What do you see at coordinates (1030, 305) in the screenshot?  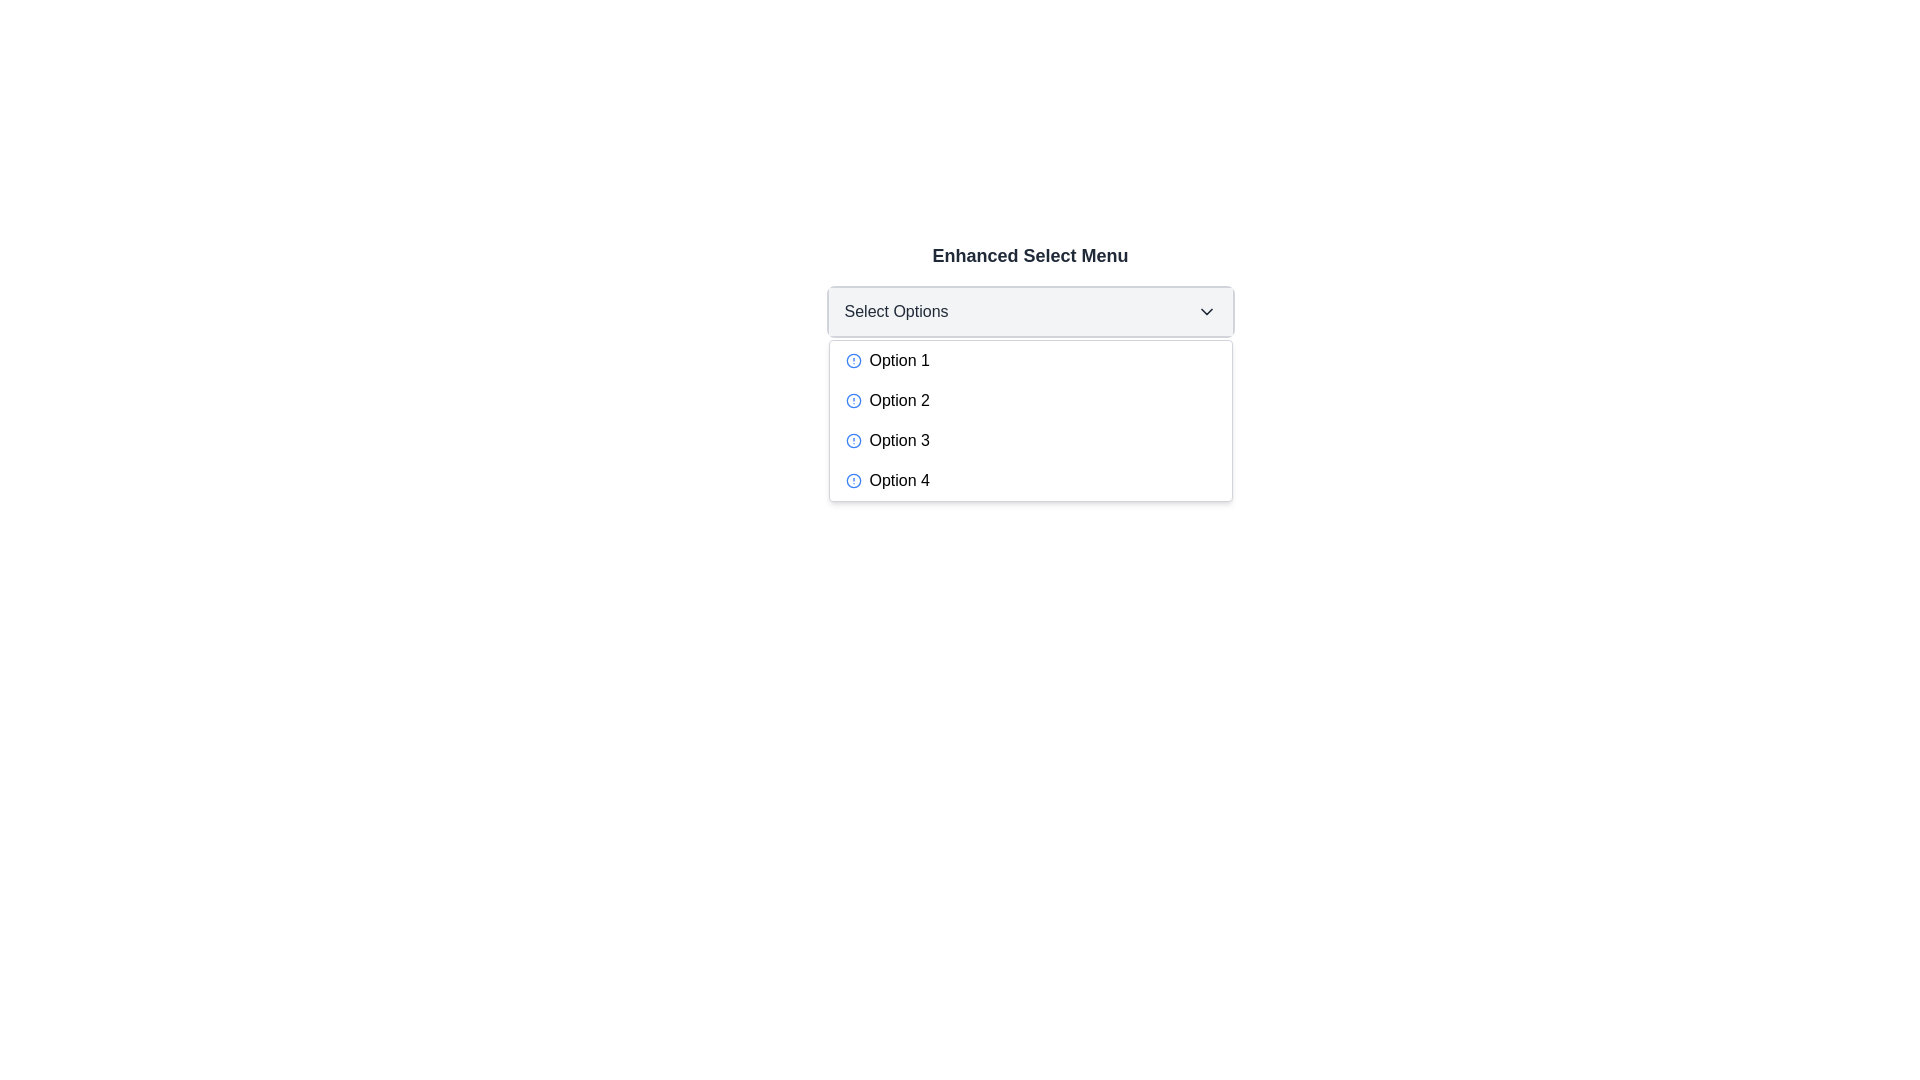 I see `the centrally positioned Dropdown Menu titled 'Enhanced Select Menu'` at bounding box center [1030, 305].